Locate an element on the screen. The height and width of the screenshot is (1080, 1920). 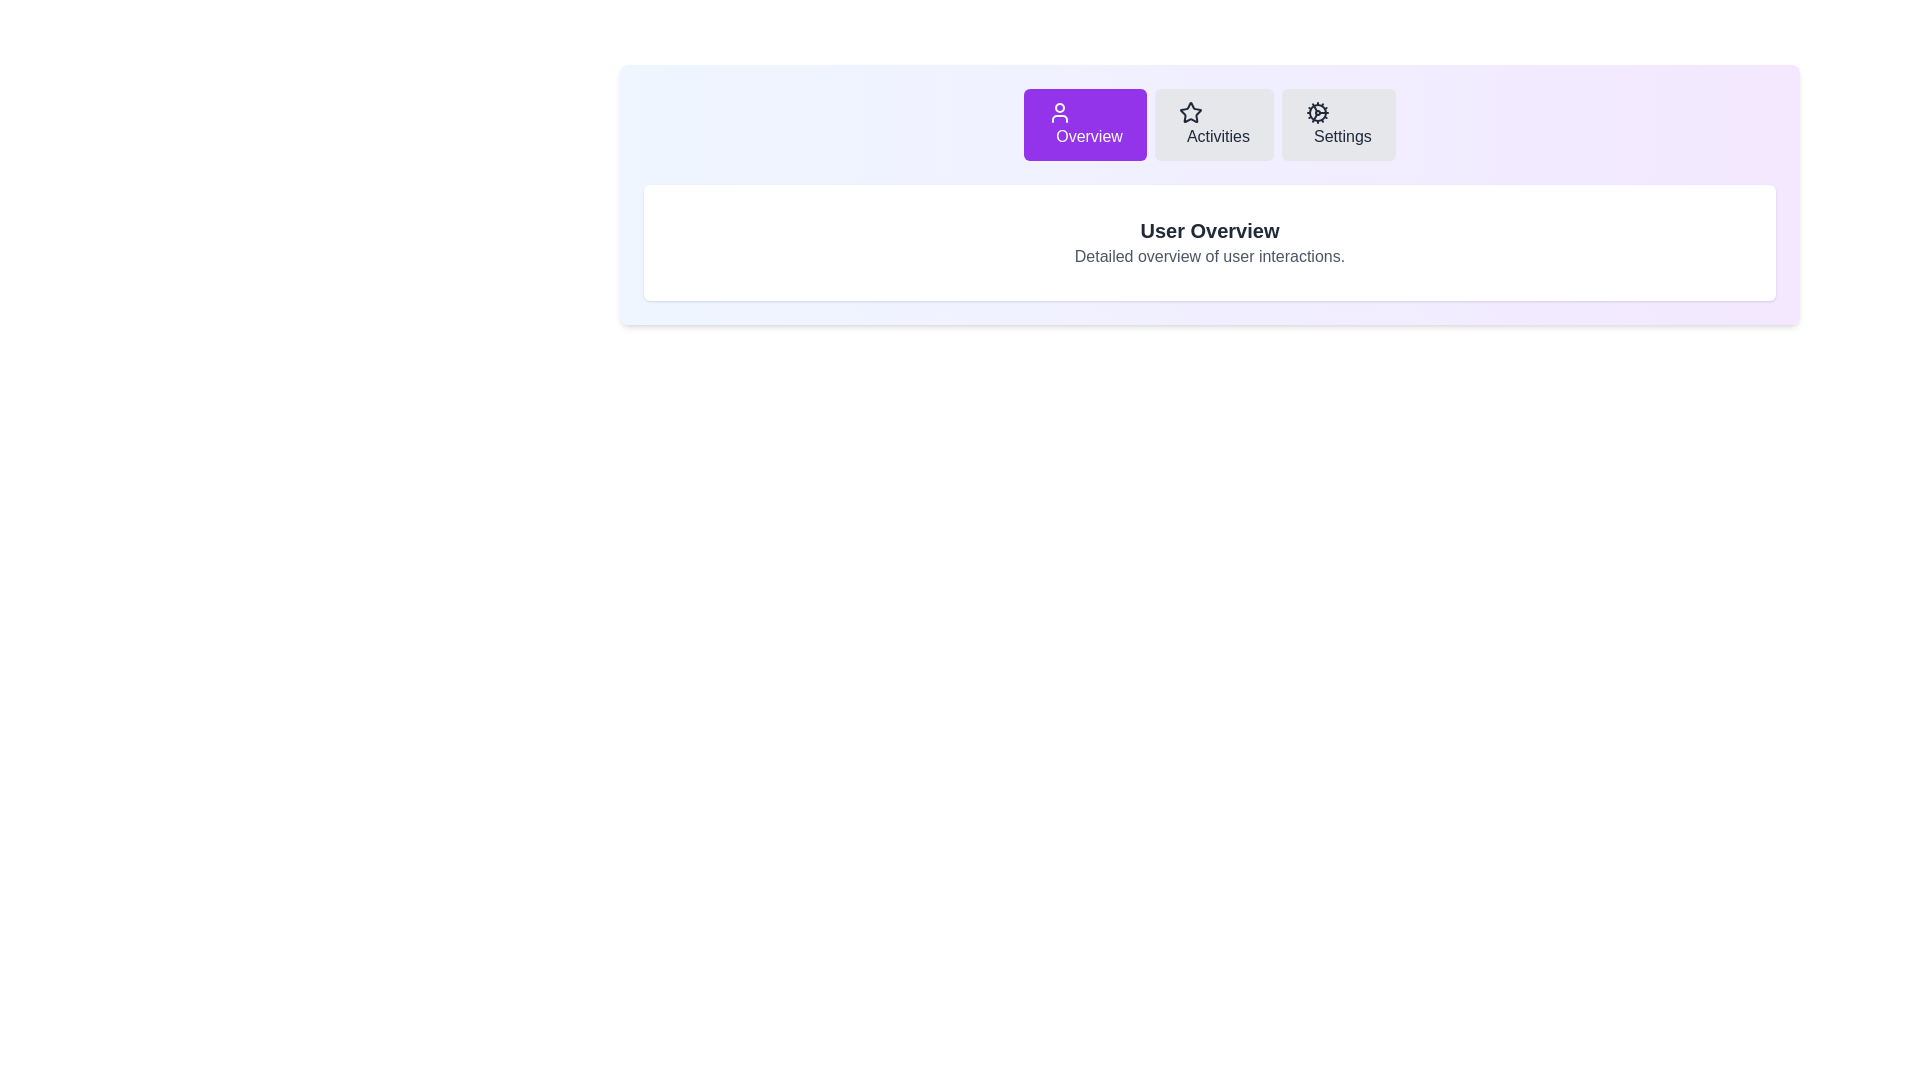
the 'Settings' button which contains the gear-shaped icon for configuration options is located at coordinates (1318, 112).